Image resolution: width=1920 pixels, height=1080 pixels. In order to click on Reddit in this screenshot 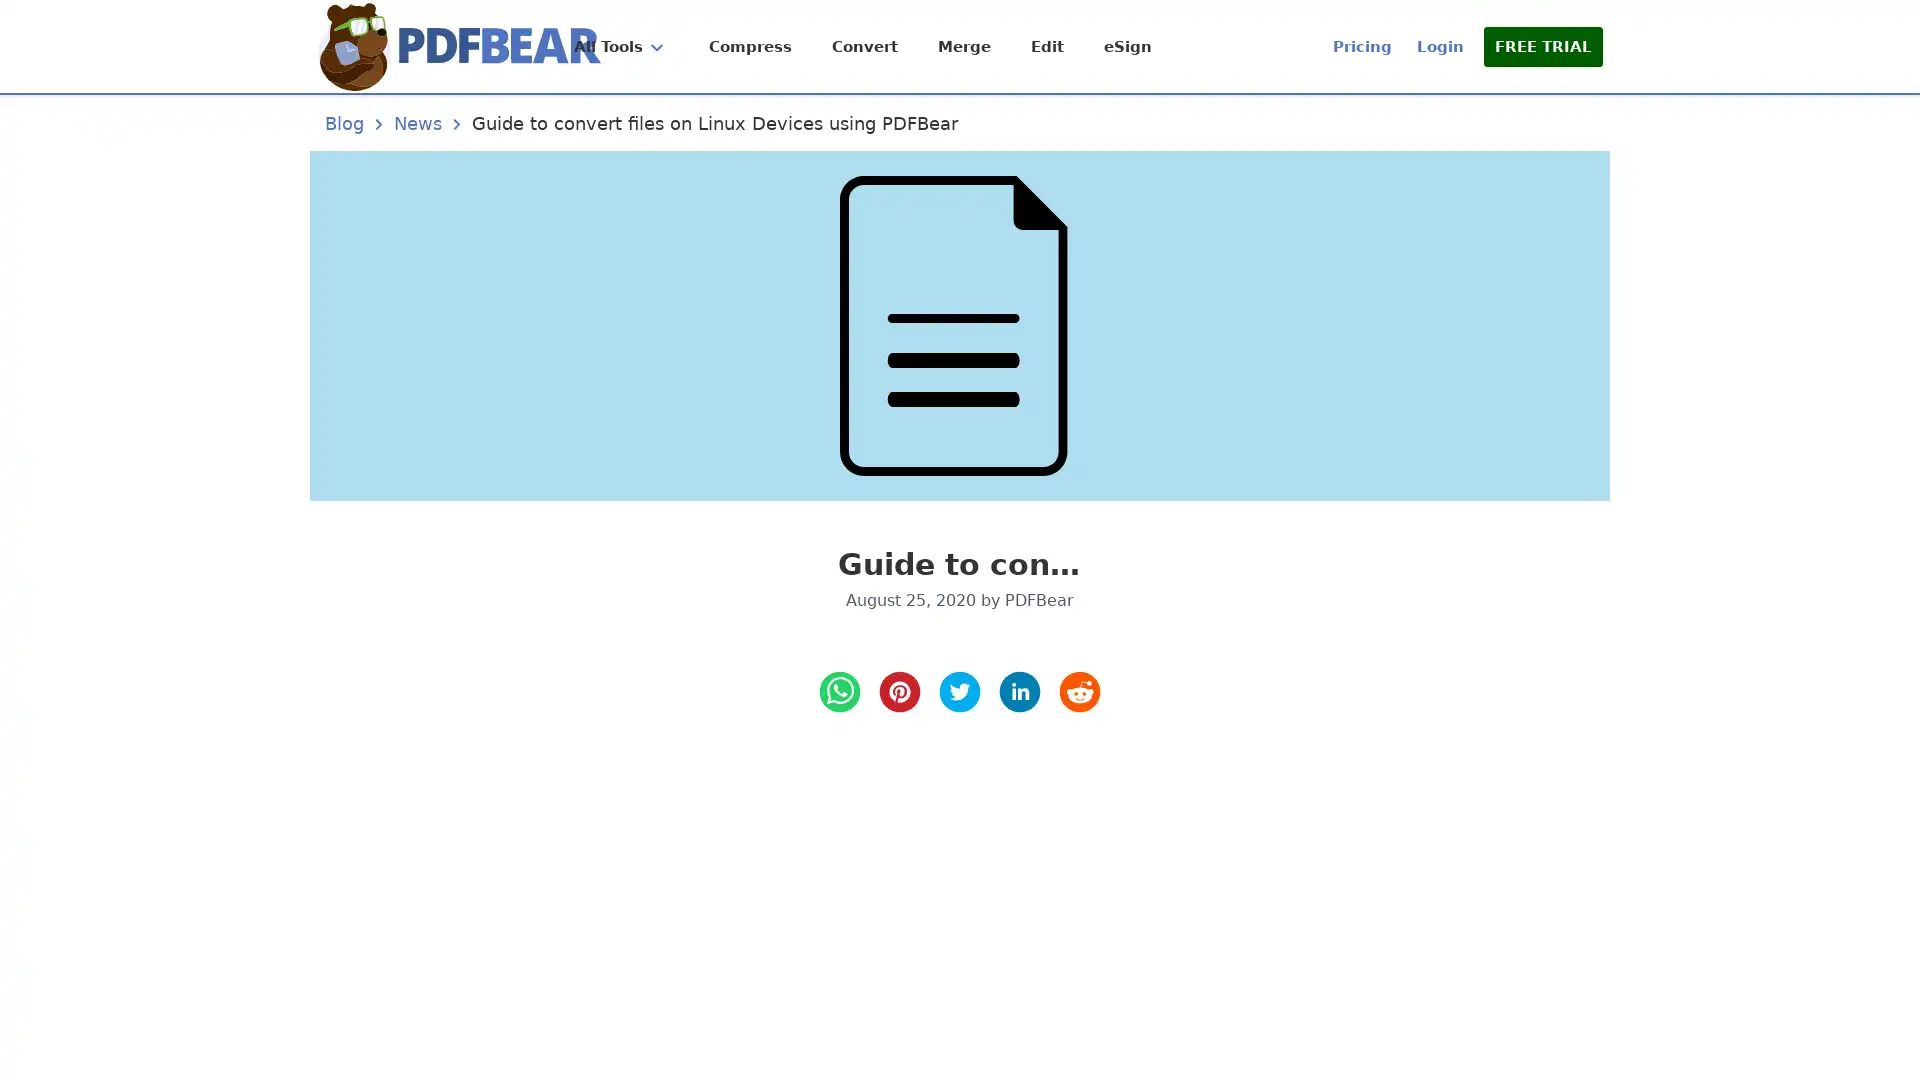, I will do `click(1079, 690)`.